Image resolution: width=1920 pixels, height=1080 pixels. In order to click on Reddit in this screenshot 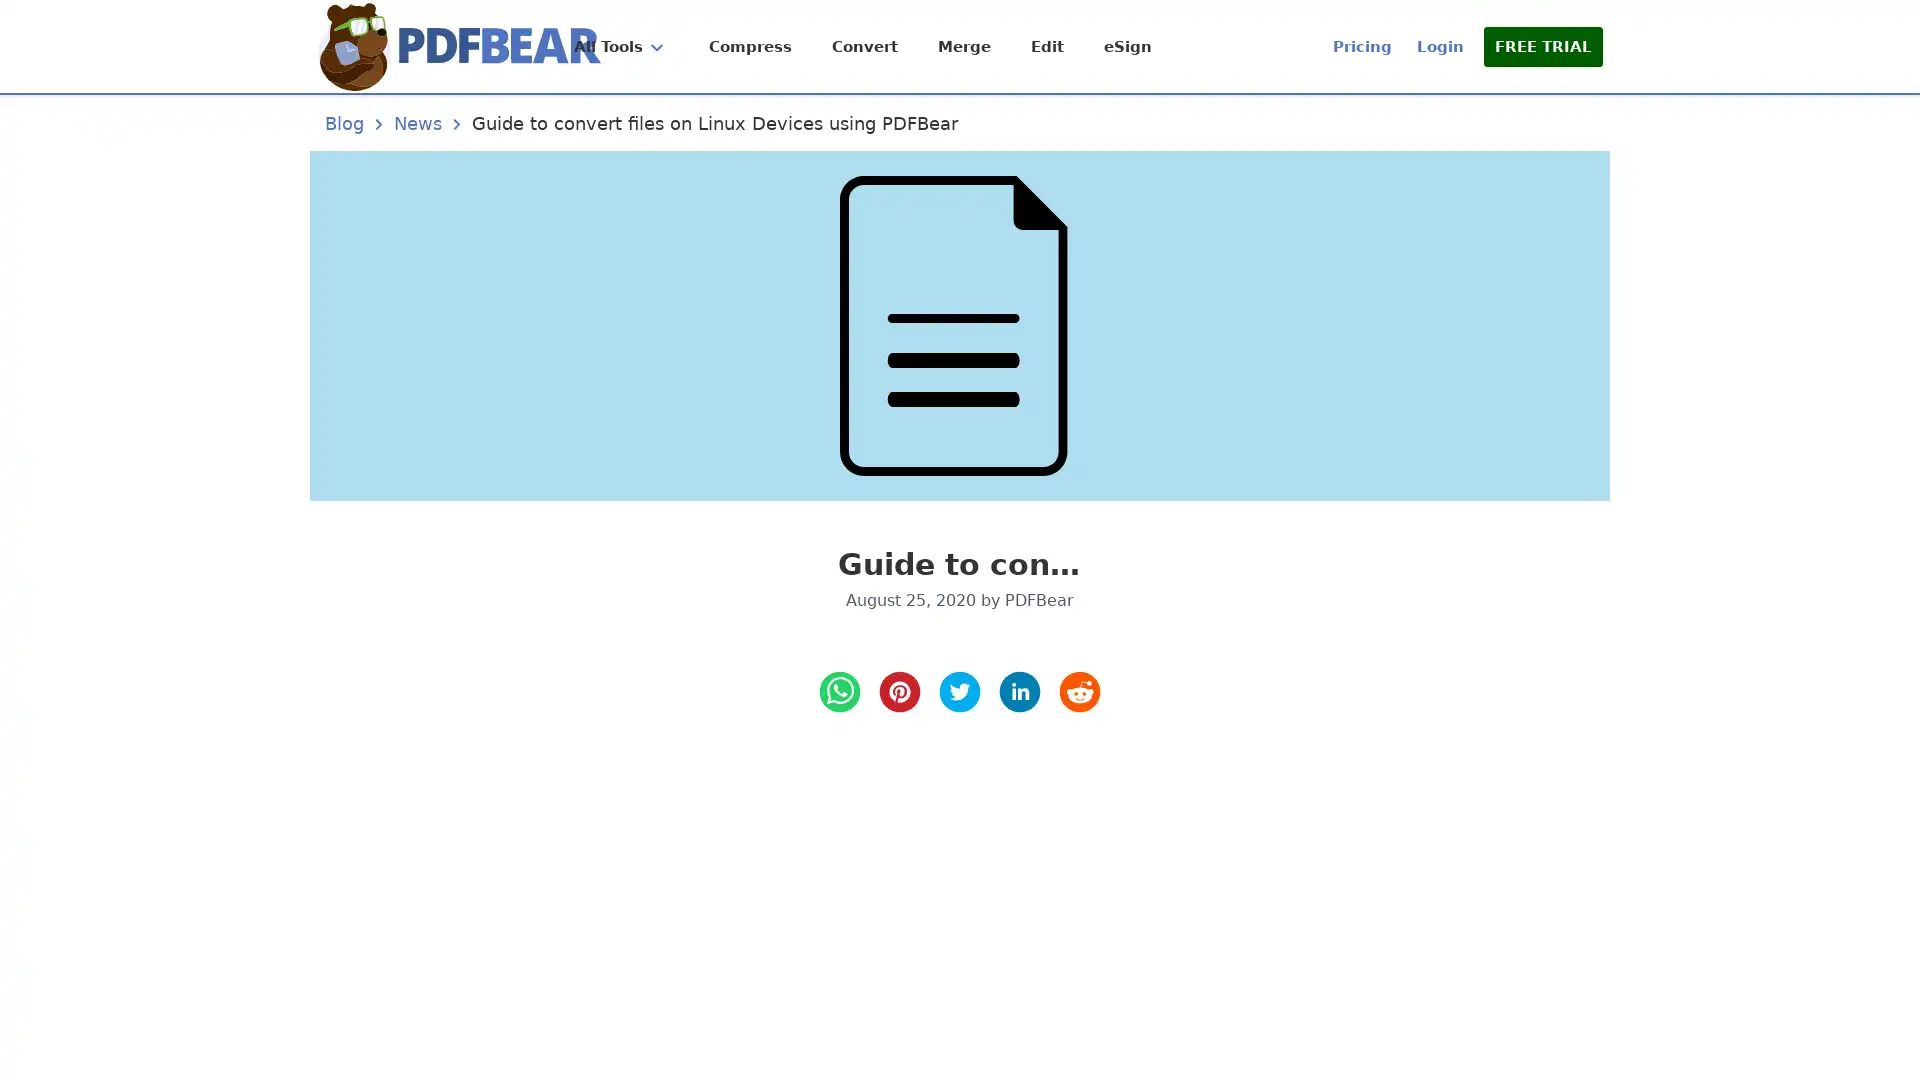, I will do `click(1079, 690)`.